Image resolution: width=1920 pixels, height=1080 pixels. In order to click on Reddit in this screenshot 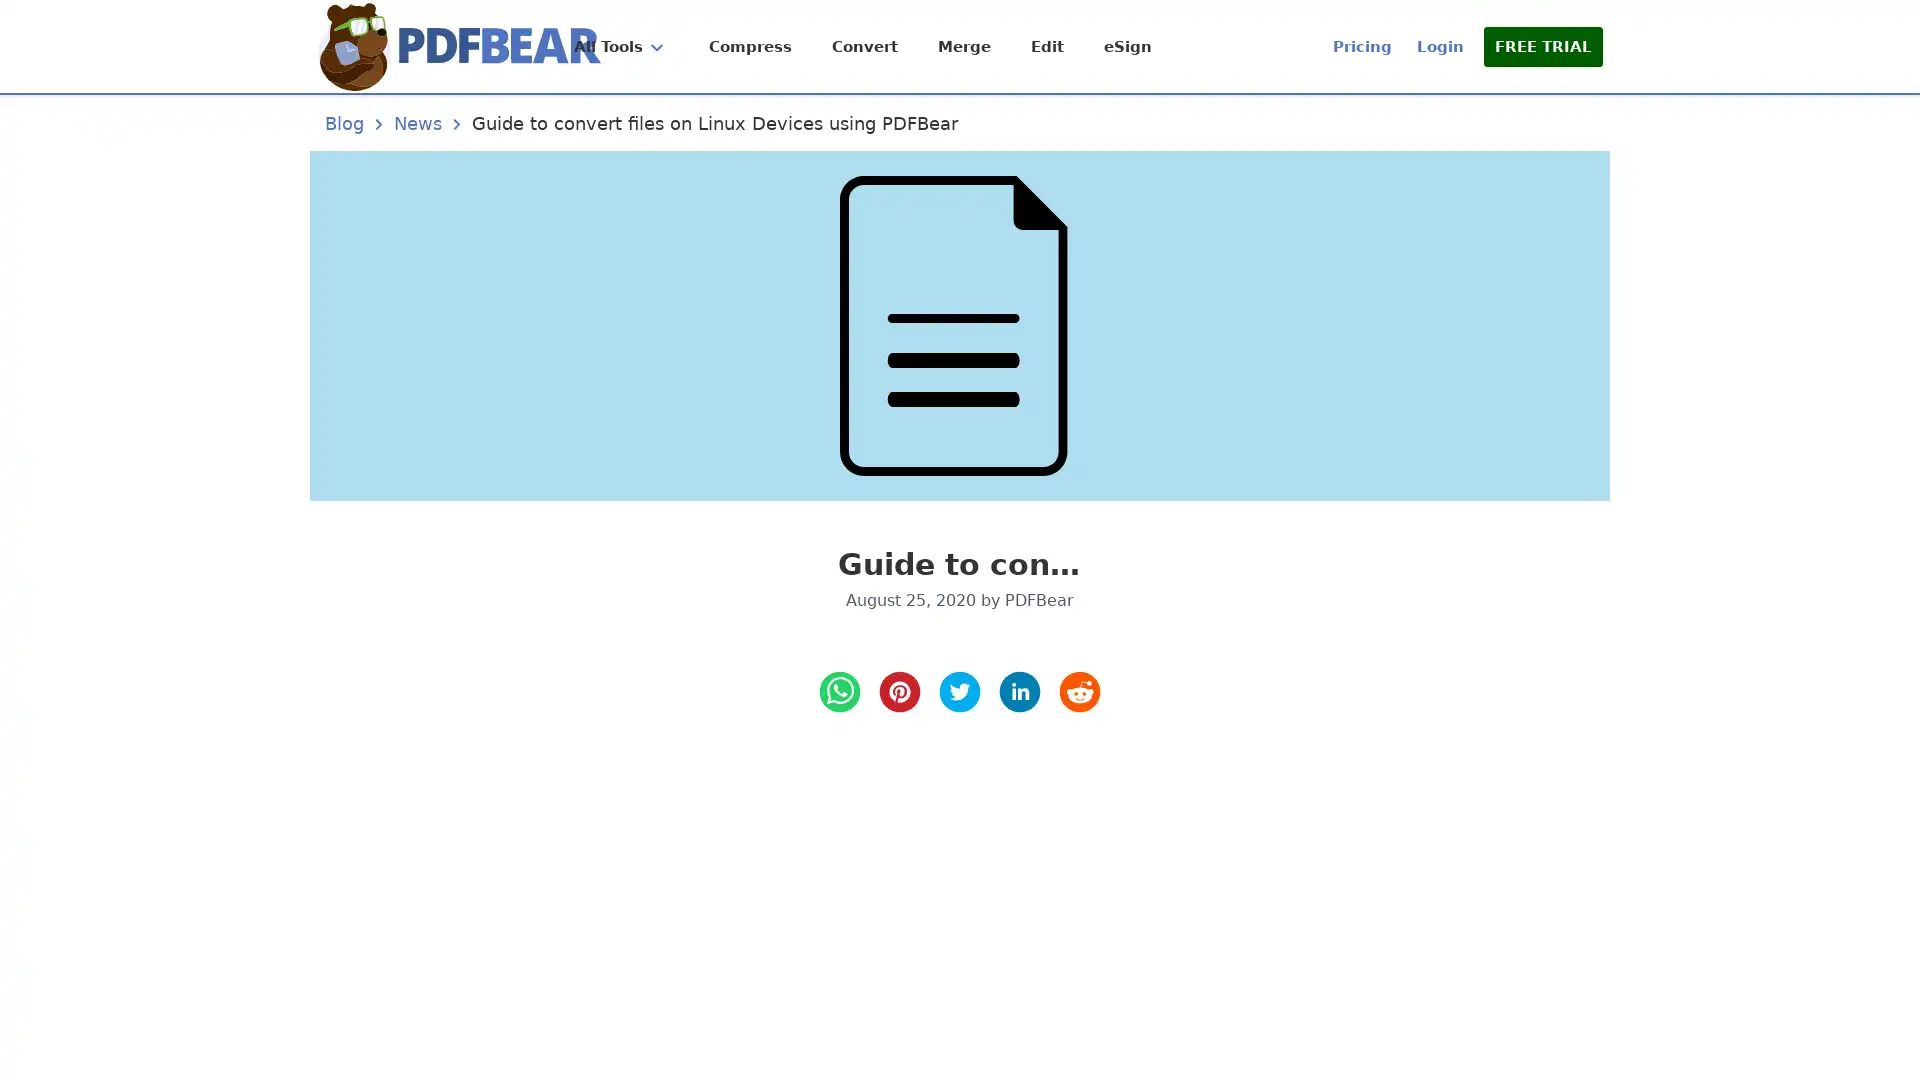, I will do `click(1079, 690)`.